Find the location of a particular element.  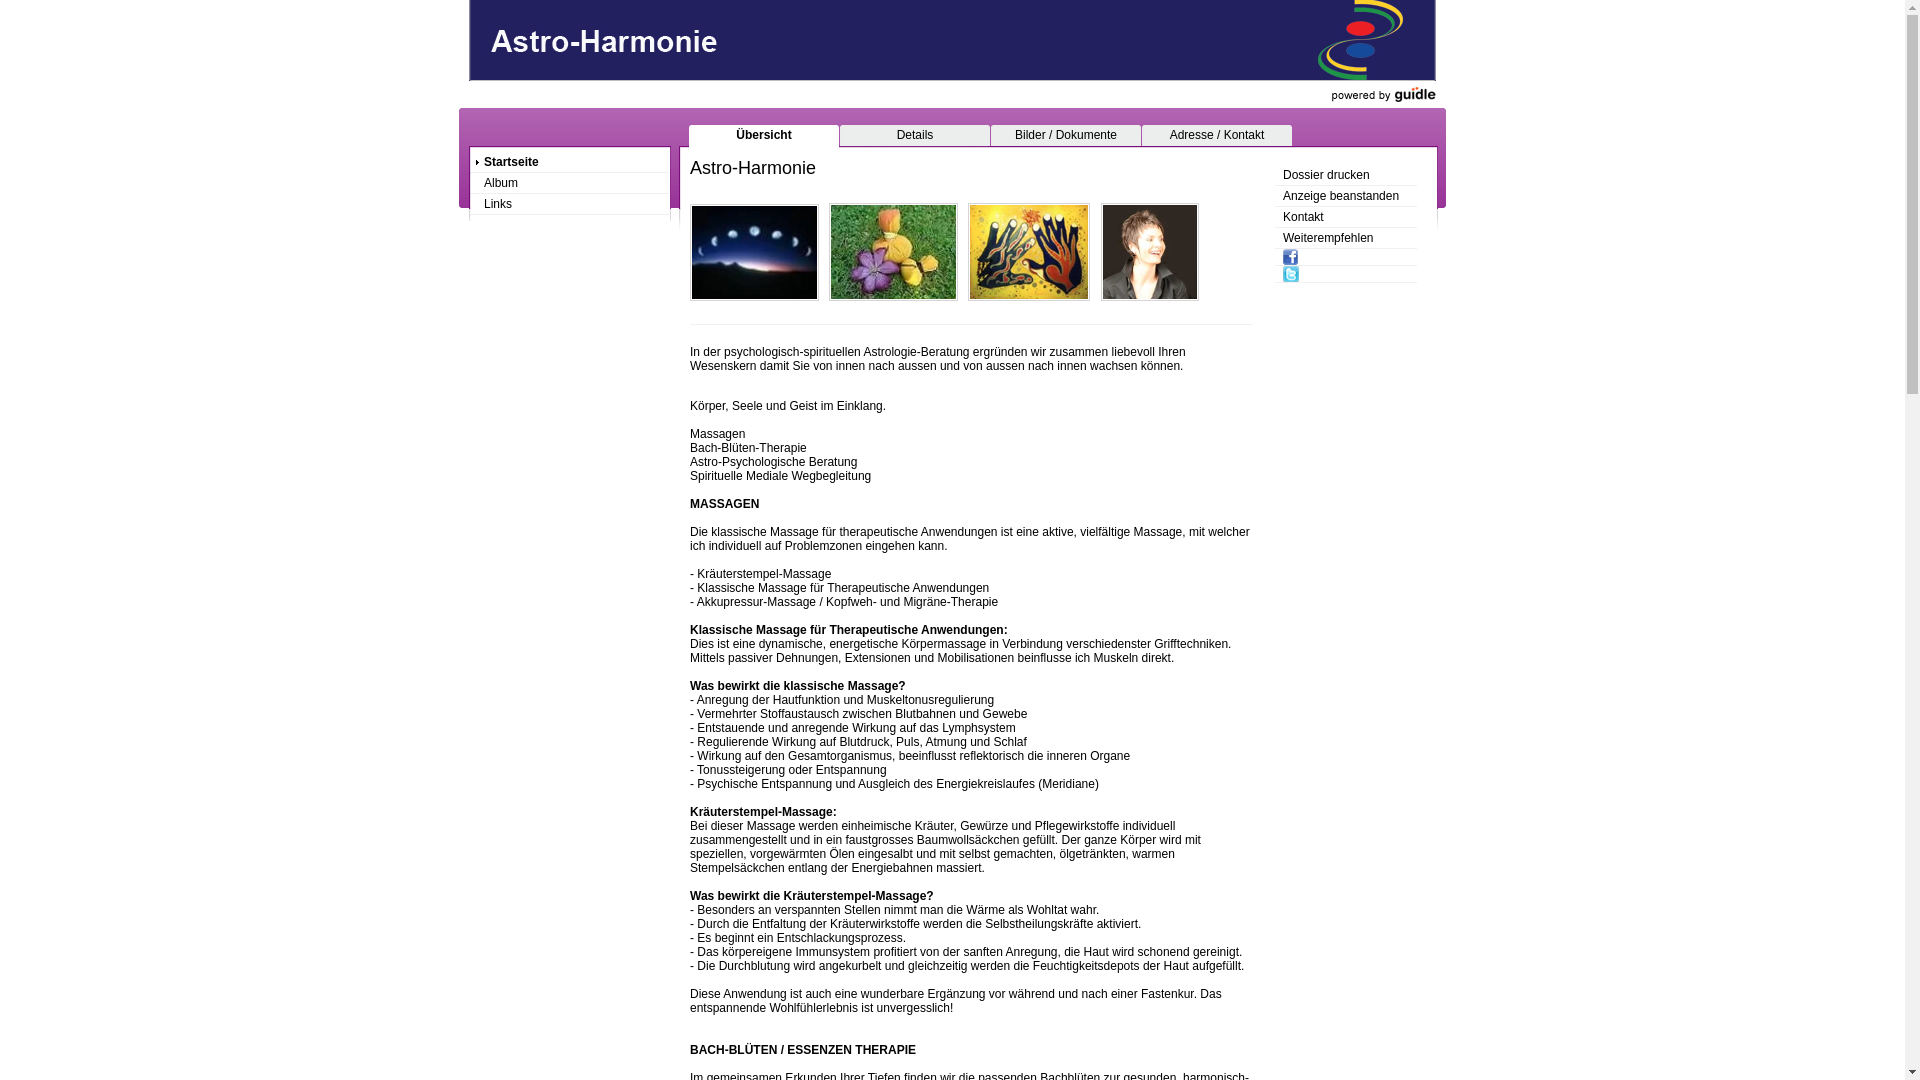

'Anzeige beanstanden' is located at coordinates (1274, 196).